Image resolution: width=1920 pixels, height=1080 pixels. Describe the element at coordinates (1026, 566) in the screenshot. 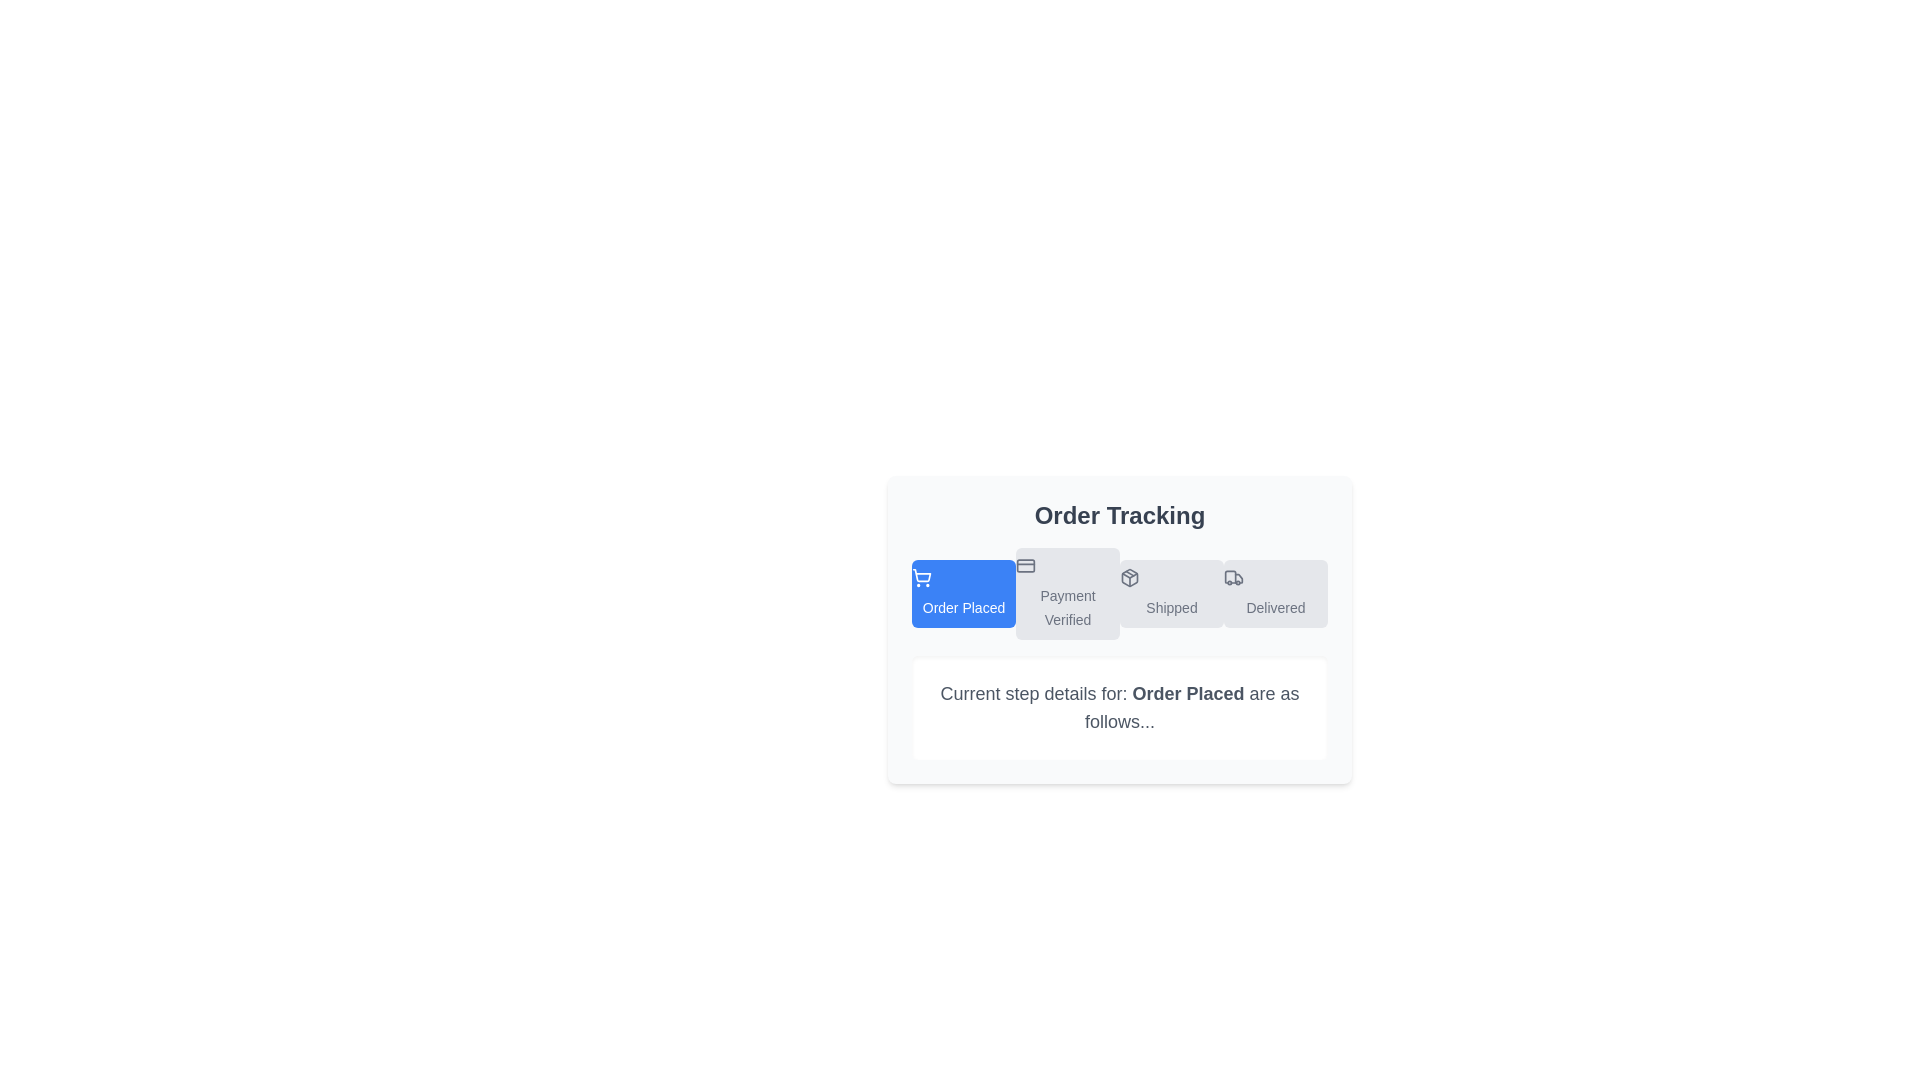

I see `the credit card icon in the 'Order Tracking' tab of the navigation bar, which is positioned between the 'Order Placed' and 'Shipped' tabs` at that location.